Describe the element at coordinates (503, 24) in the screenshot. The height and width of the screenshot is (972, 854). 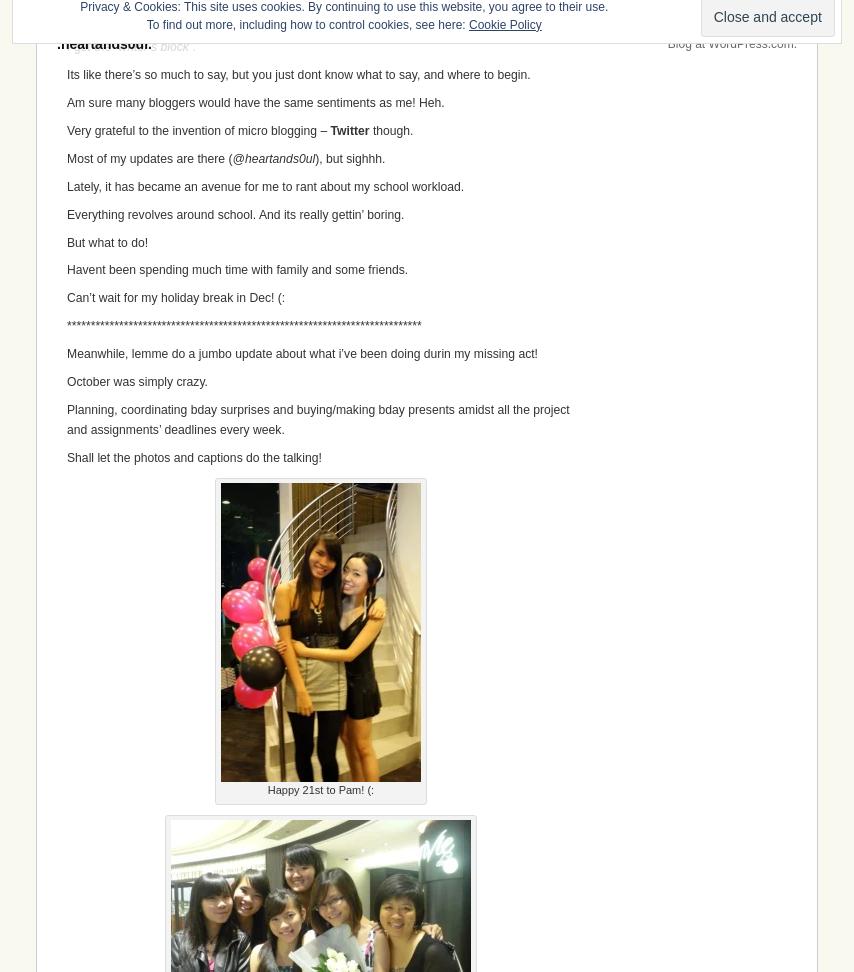
I see `'Cookie Policy'` at that location.